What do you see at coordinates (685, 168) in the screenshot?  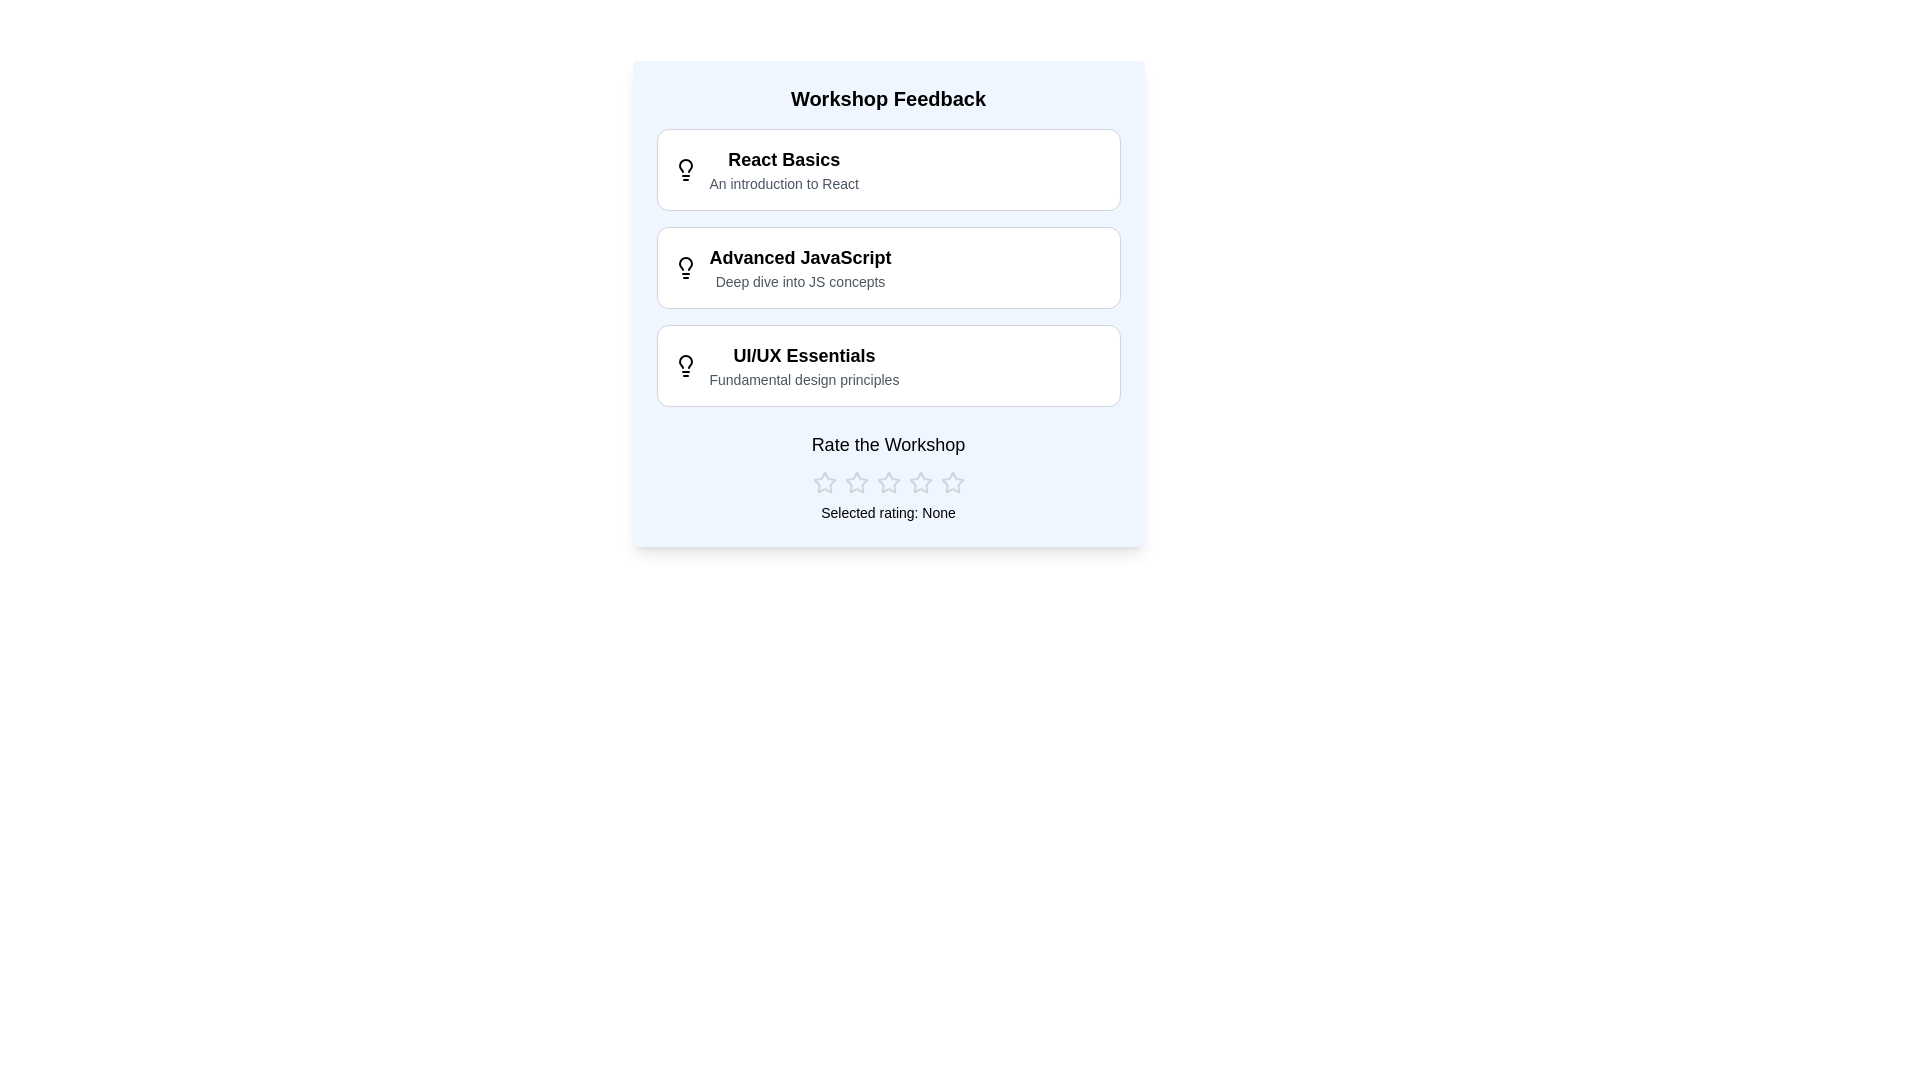 I see `the first icon in the list group that represents the 'React Basics' workshop topic, located to the left of the text 'React Basics'` at bounding box center [685, 168].